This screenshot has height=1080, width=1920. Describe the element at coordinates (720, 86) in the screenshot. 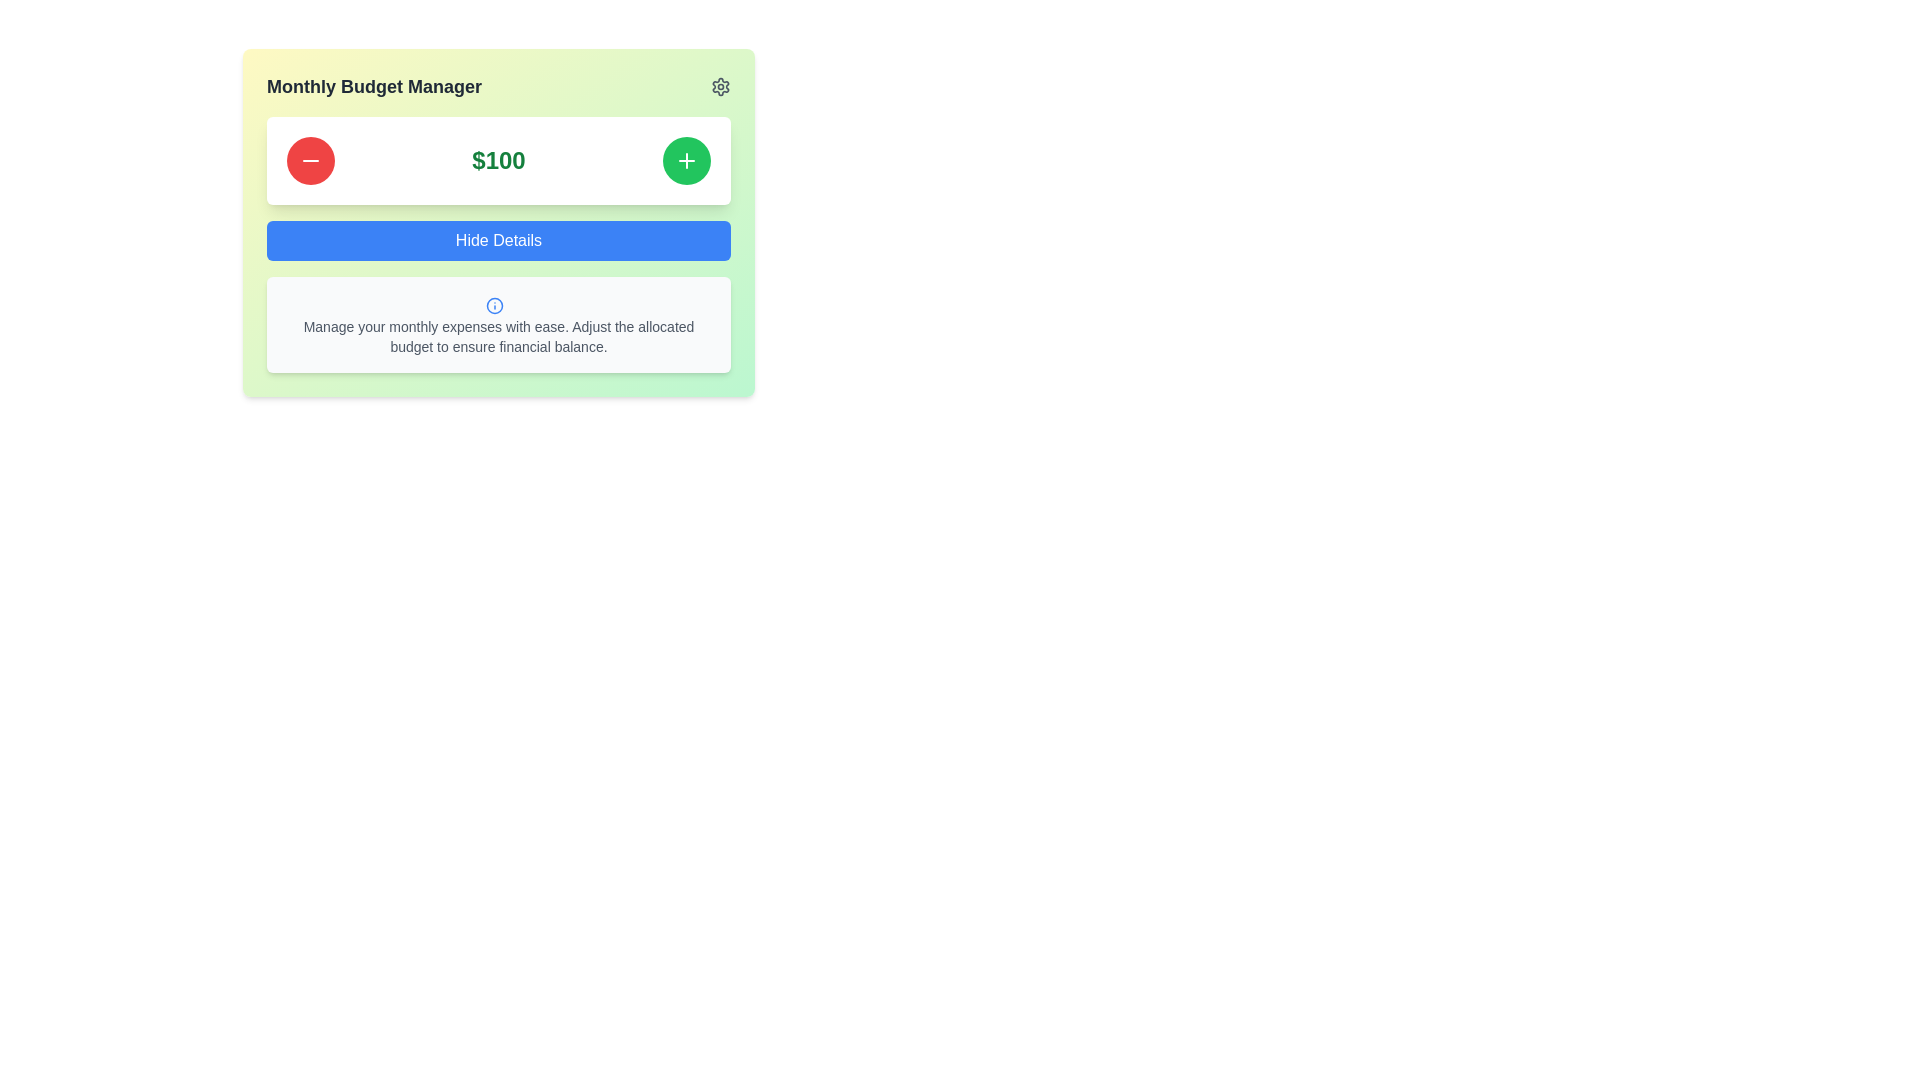

I see `the gear-shaped icon in the upper-right corner of the 'Monthly Budget Manager' interface, which is styled in gray and resembles a settings control` at that location.